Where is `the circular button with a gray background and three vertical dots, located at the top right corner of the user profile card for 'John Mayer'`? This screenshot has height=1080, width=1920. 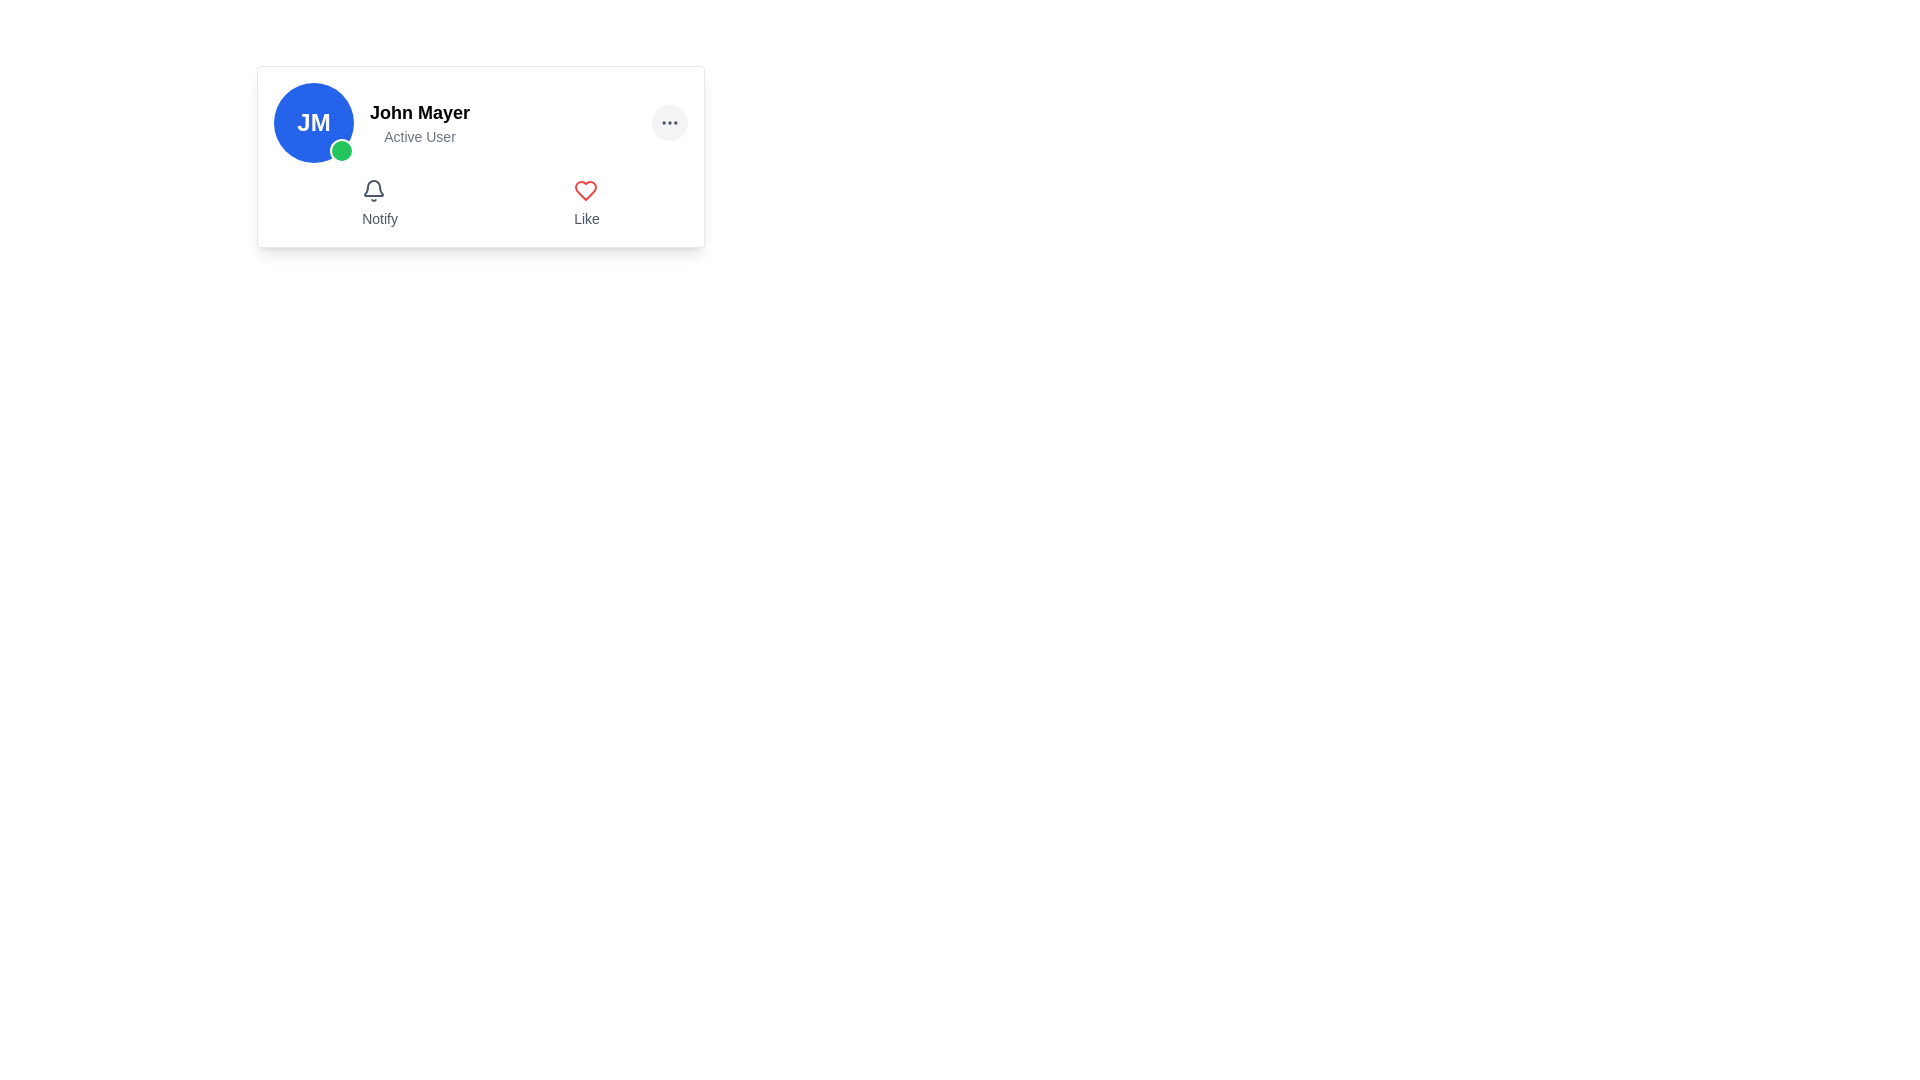 the circular button with a gray background and three vertical dots, located at the top right corner of the user profile card for 'John Mayer' is located at coordinates (670, 123).